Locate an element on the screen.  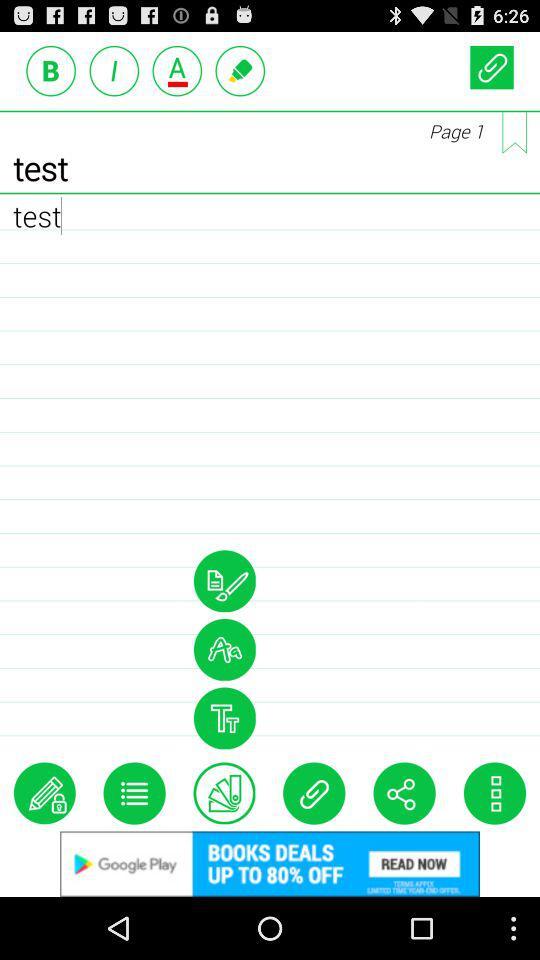
more tools is located at coordinates (134, 793).